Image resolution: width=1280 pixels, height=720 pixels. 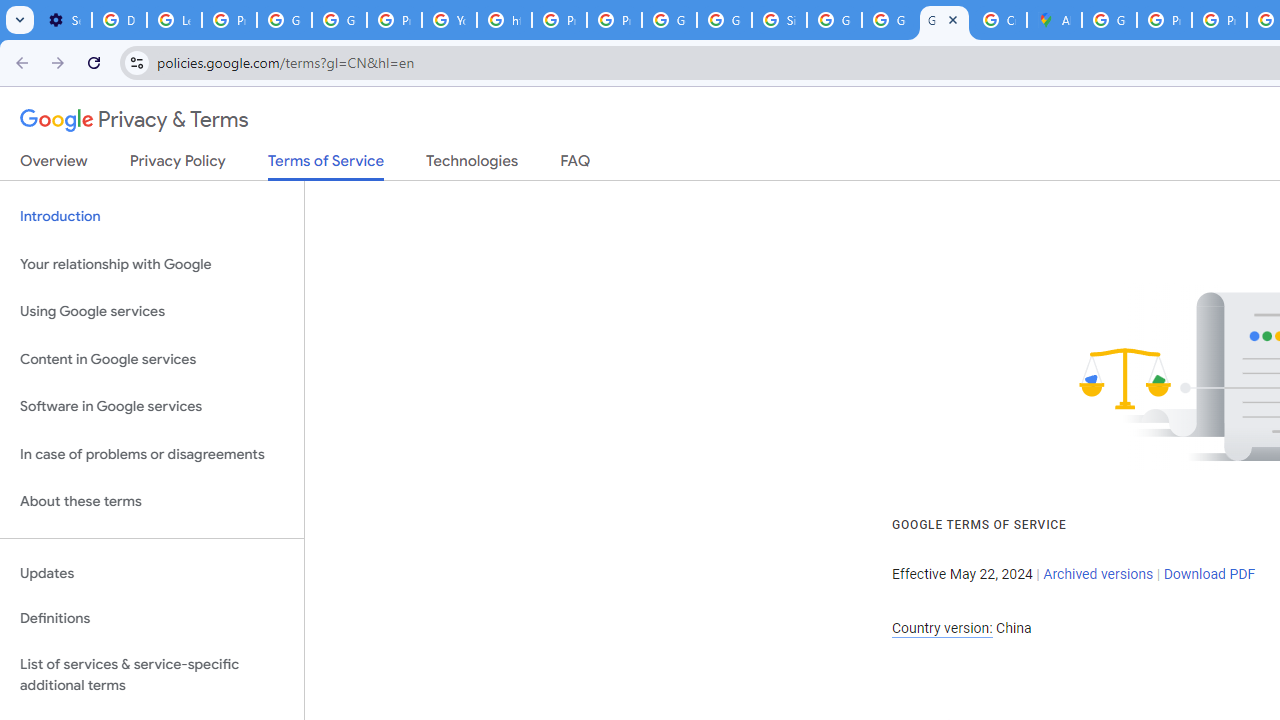 I want to click on 'Country version:', so click(x=941, y=627).